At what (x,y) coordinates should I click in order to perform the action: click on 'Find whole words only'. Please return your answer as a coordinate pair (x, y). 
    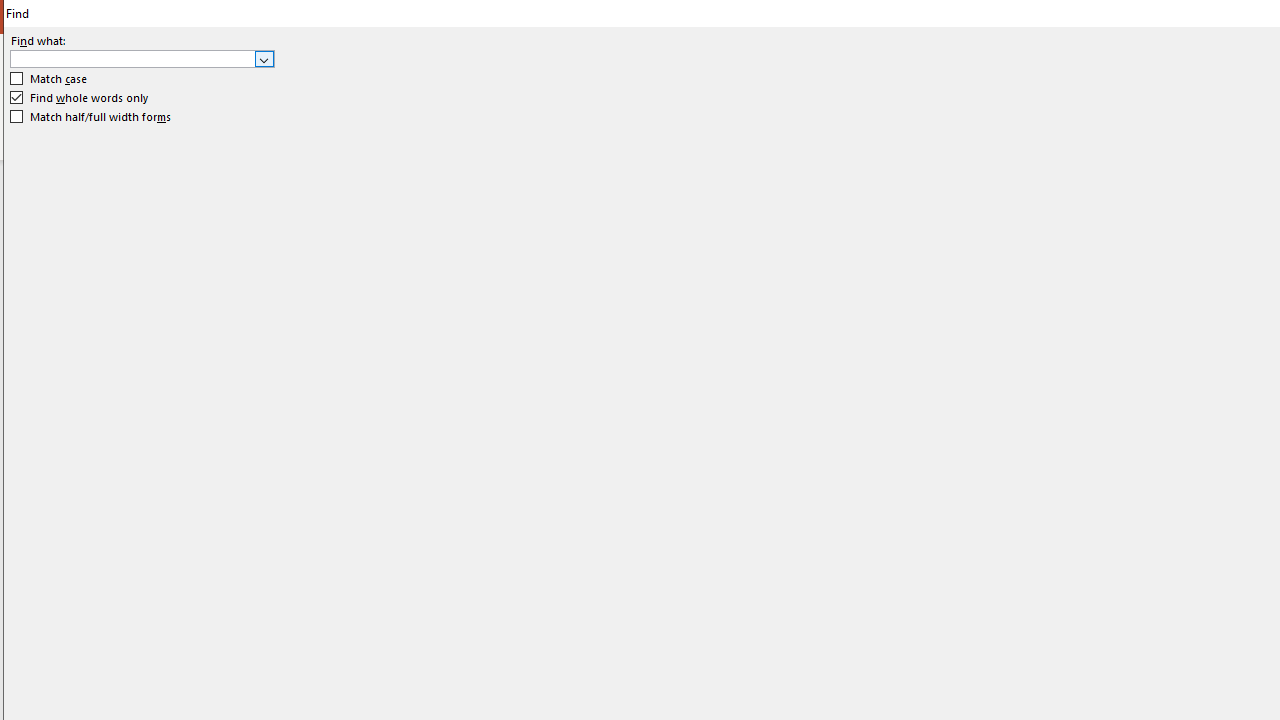
    Looking at the image, I should click on (80, 97).